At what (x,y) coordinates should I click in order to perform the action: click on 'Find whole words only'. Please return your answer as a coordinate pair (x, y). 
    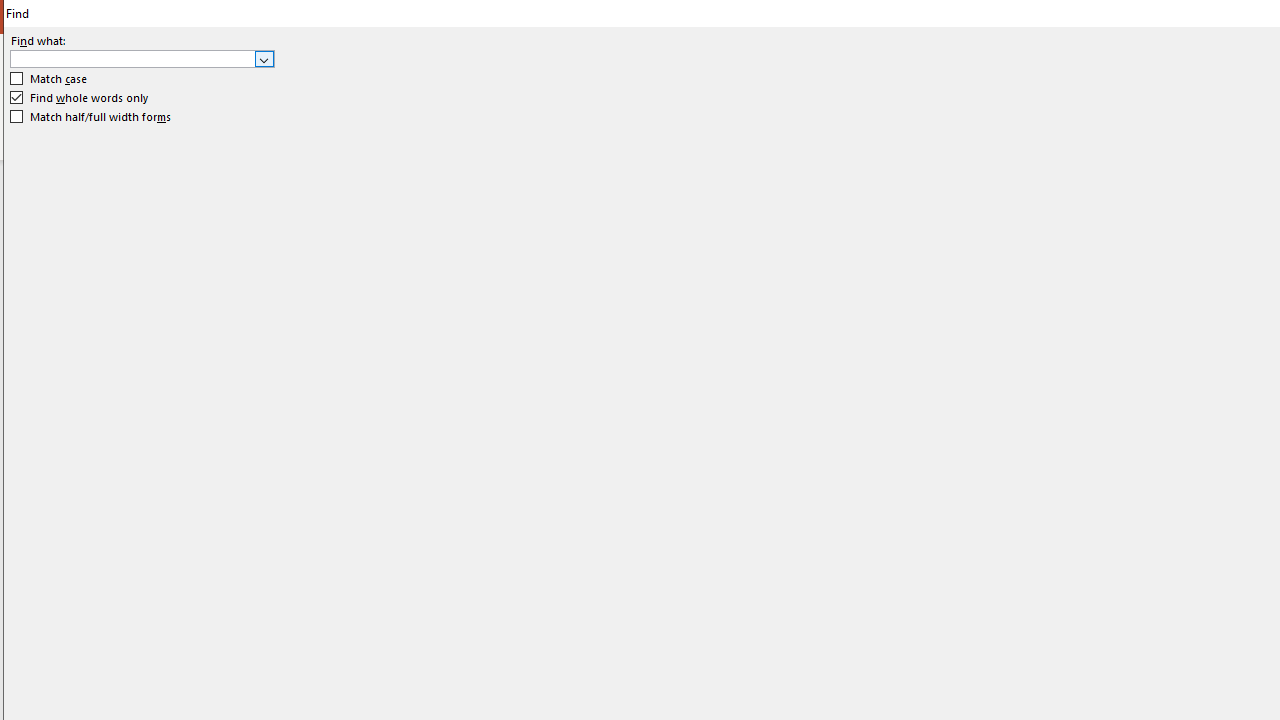
    Looking at the image, I should click on (80, 97).